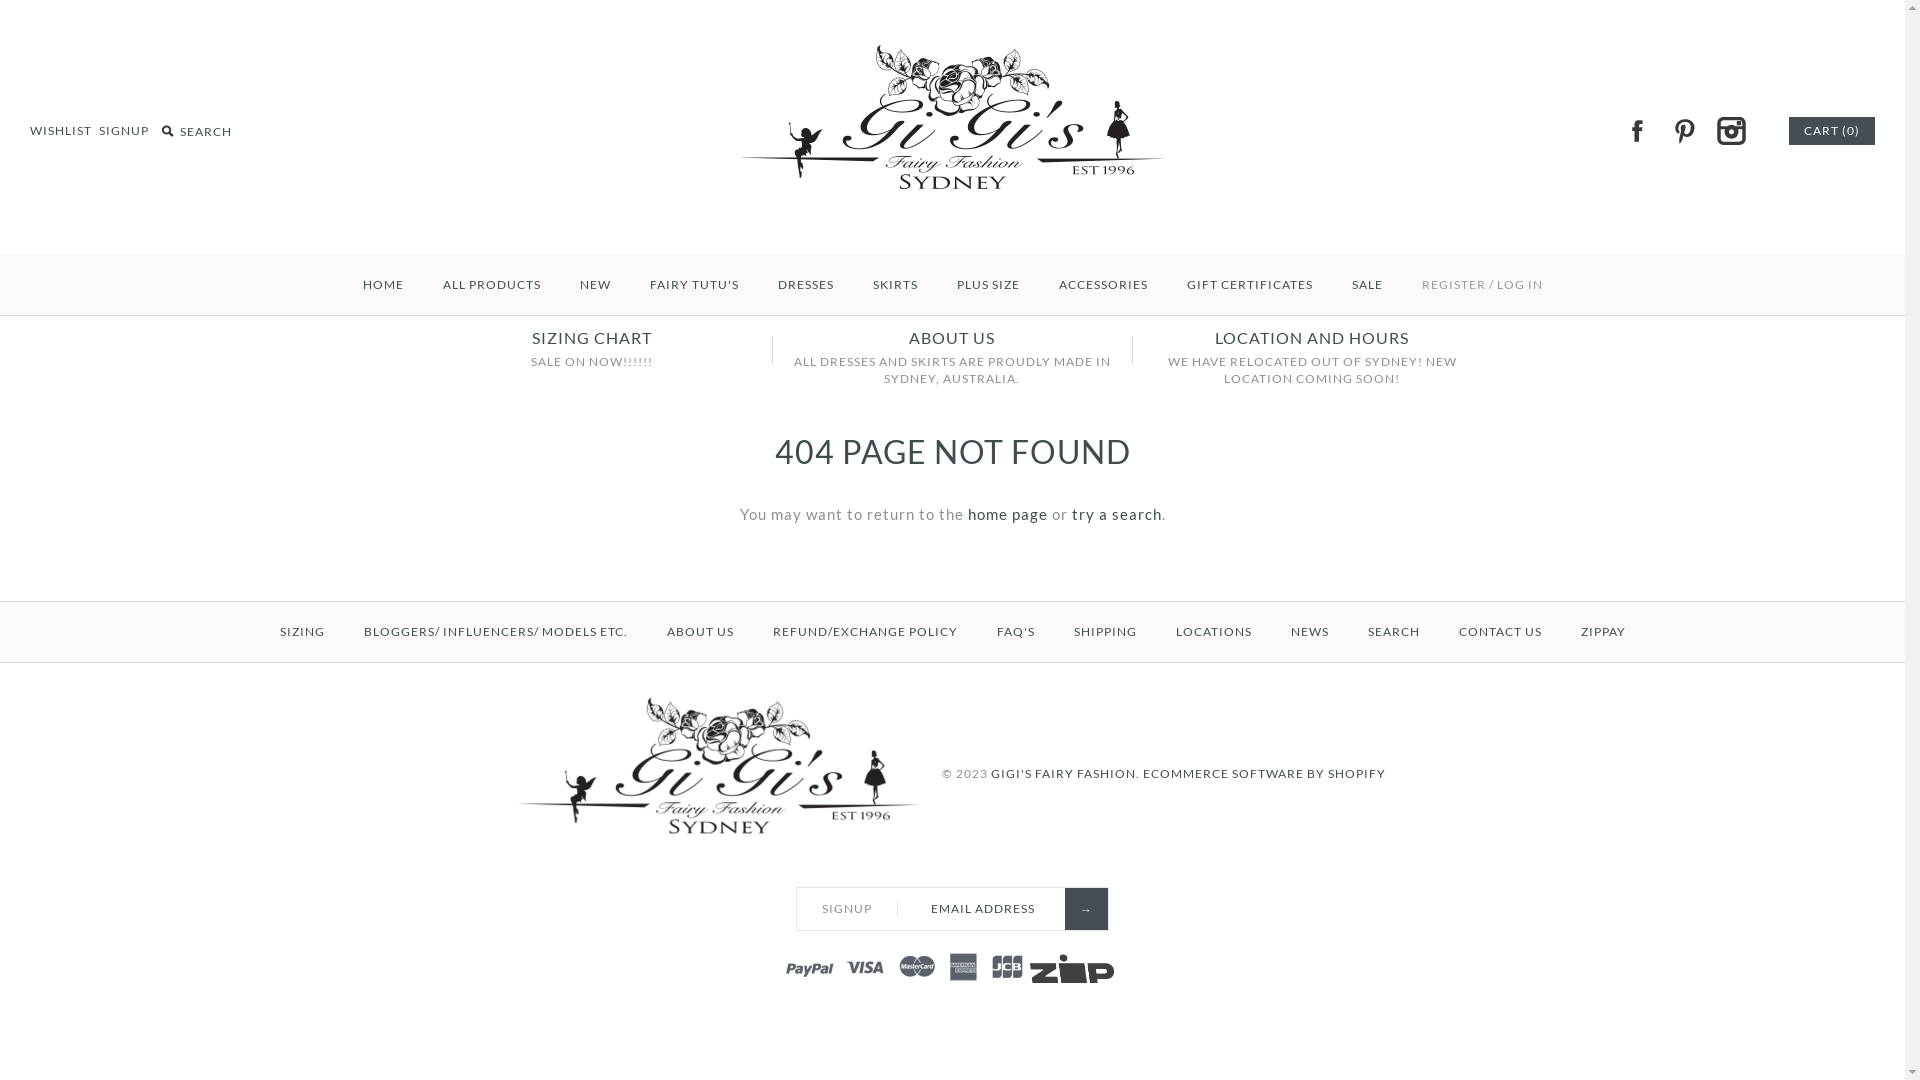  What do you see at coordinates (854, 285) in the screenshot?
I see `'SKIRTS'` at bounding box center [854, 285].